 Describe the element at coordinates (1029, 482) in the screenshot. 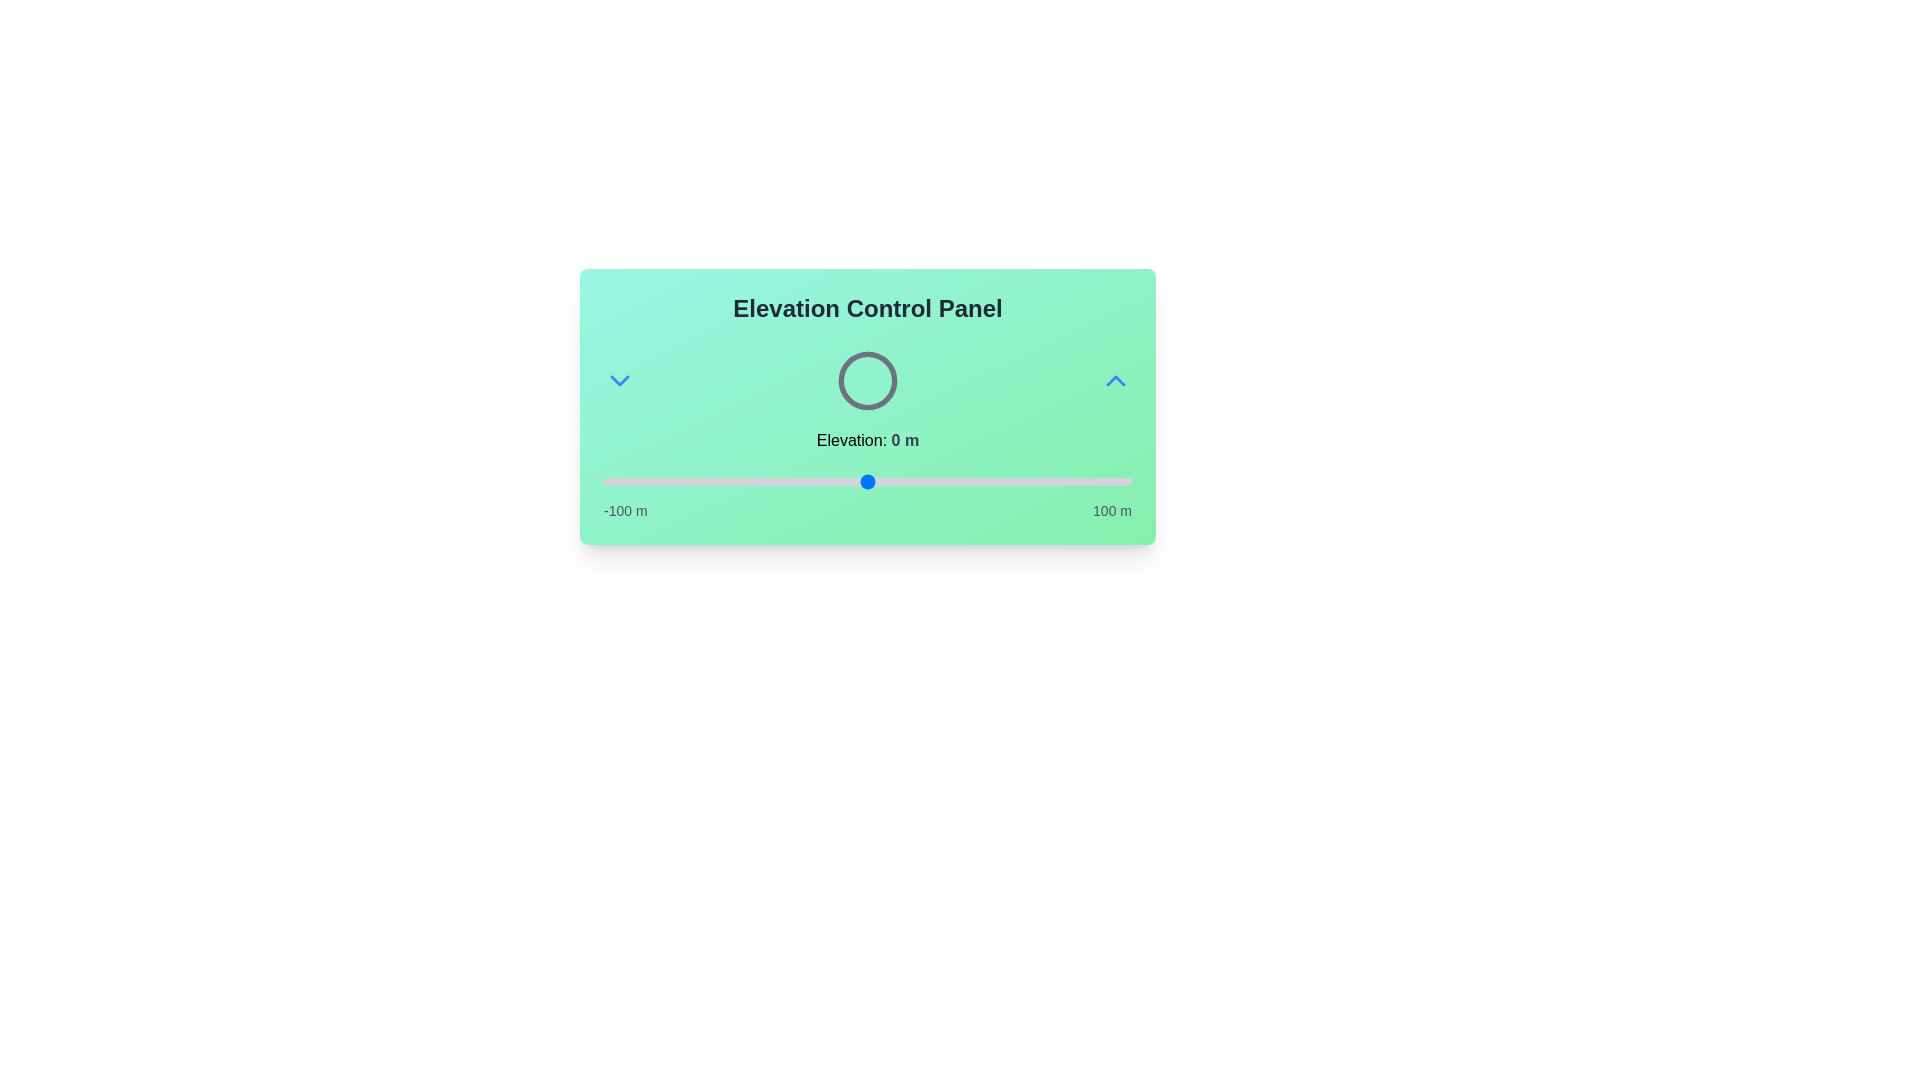

I see `the elevation to 61 meters using the slider` at that location.